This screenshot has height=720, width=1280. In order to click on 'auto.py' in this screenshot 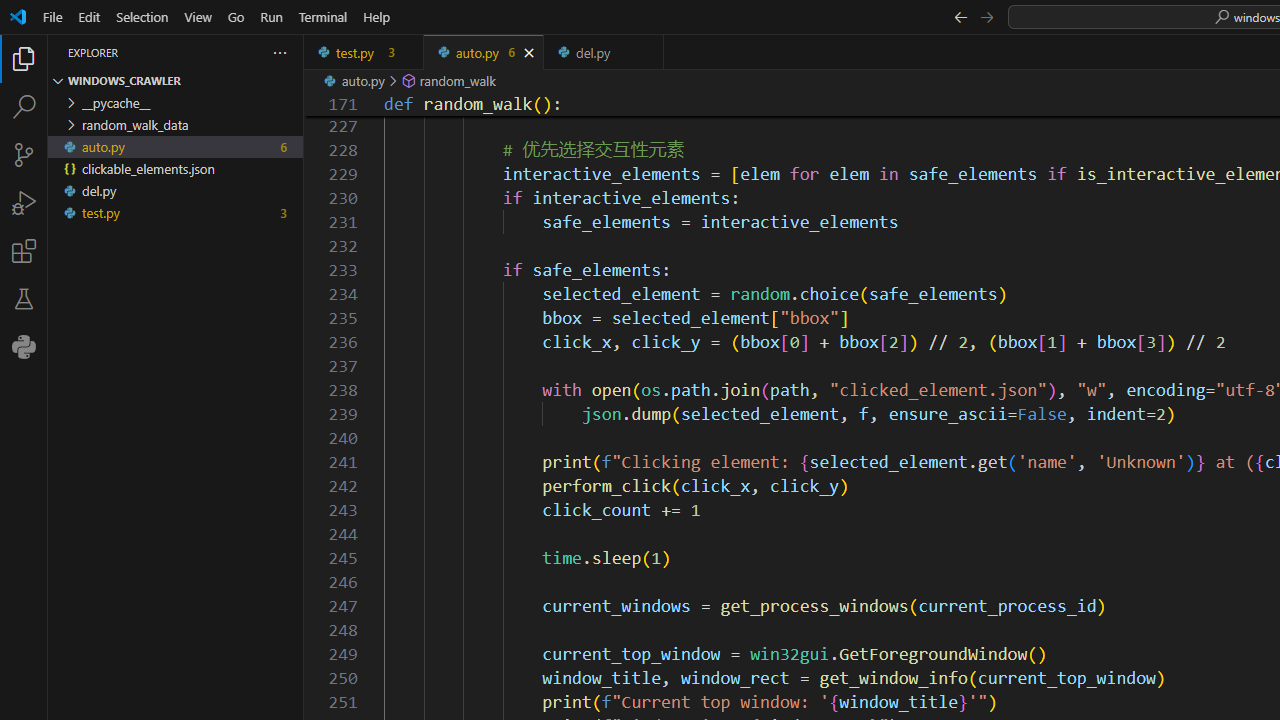, I will do `click(483, 51)`.